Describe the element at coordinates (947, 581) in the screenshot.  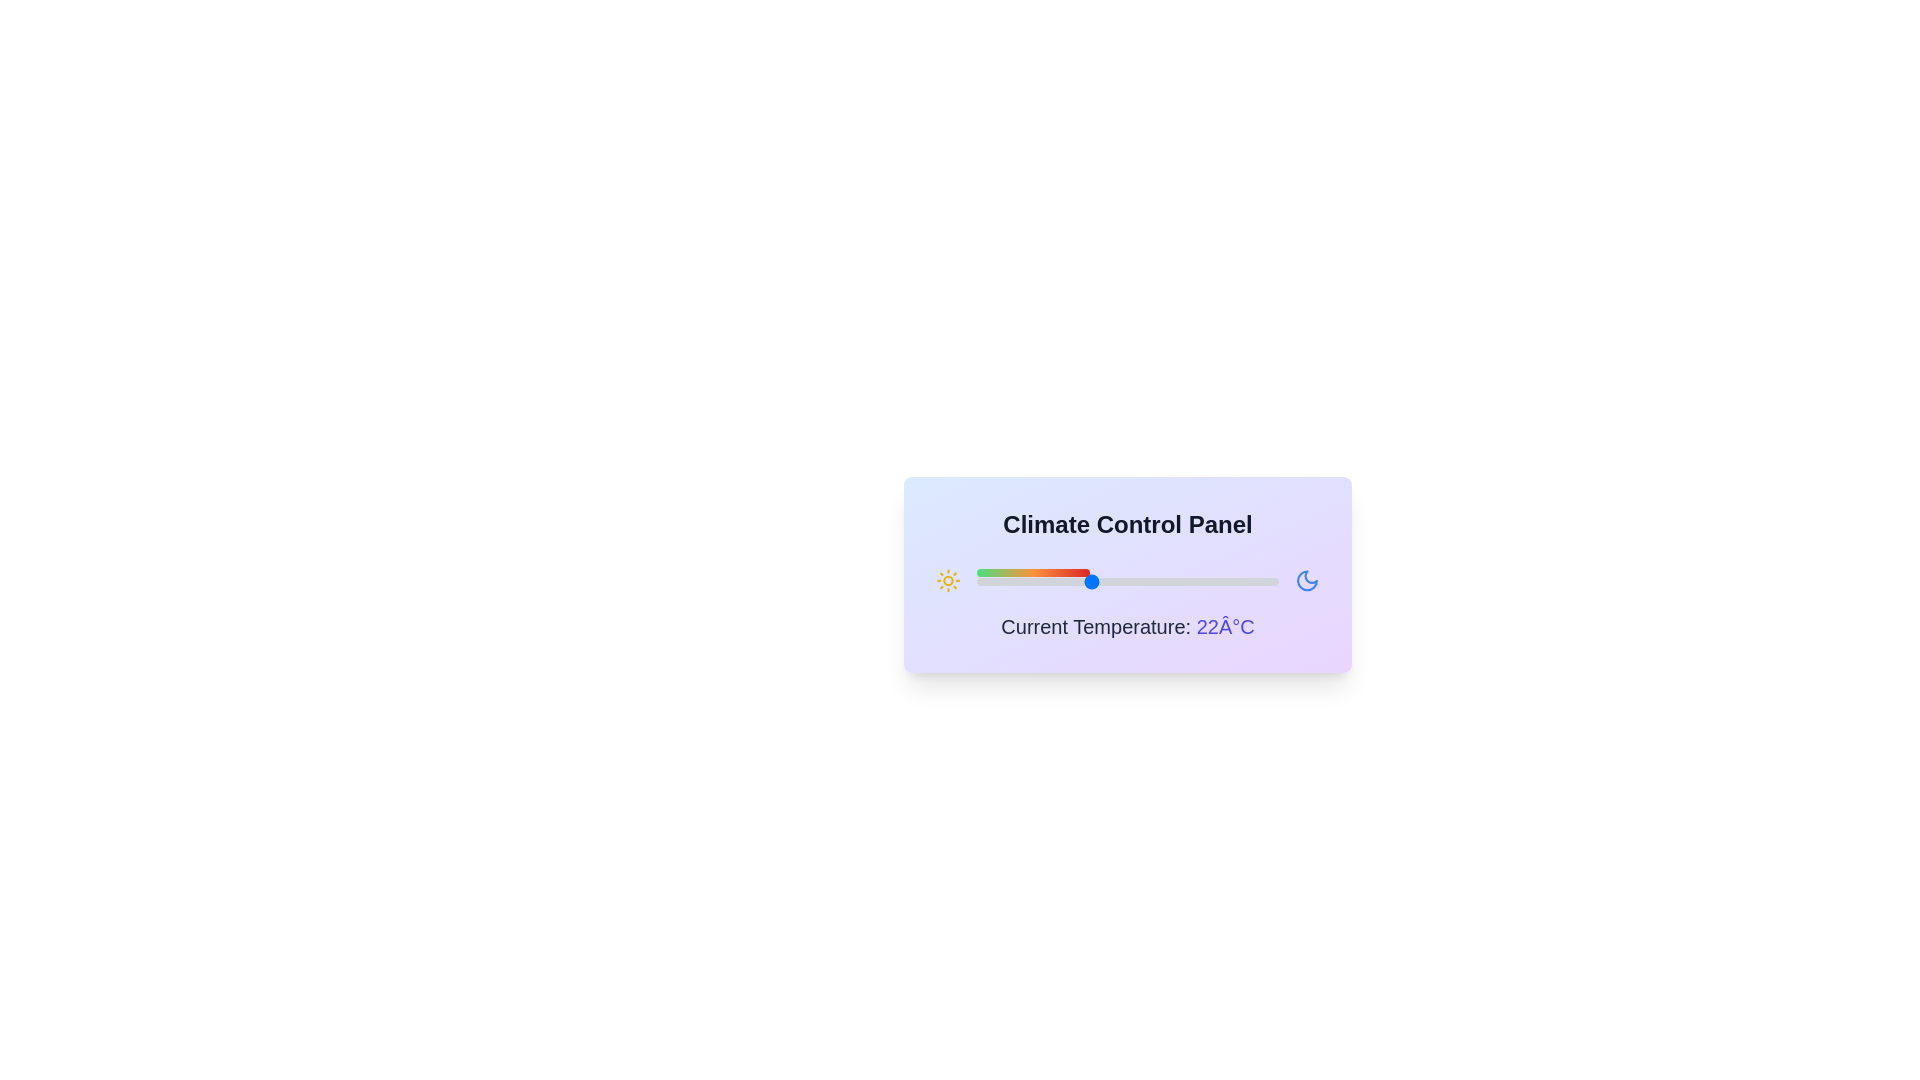
I see `the daylight or brightness icon located in the leftmost section of the control panel` at that location.